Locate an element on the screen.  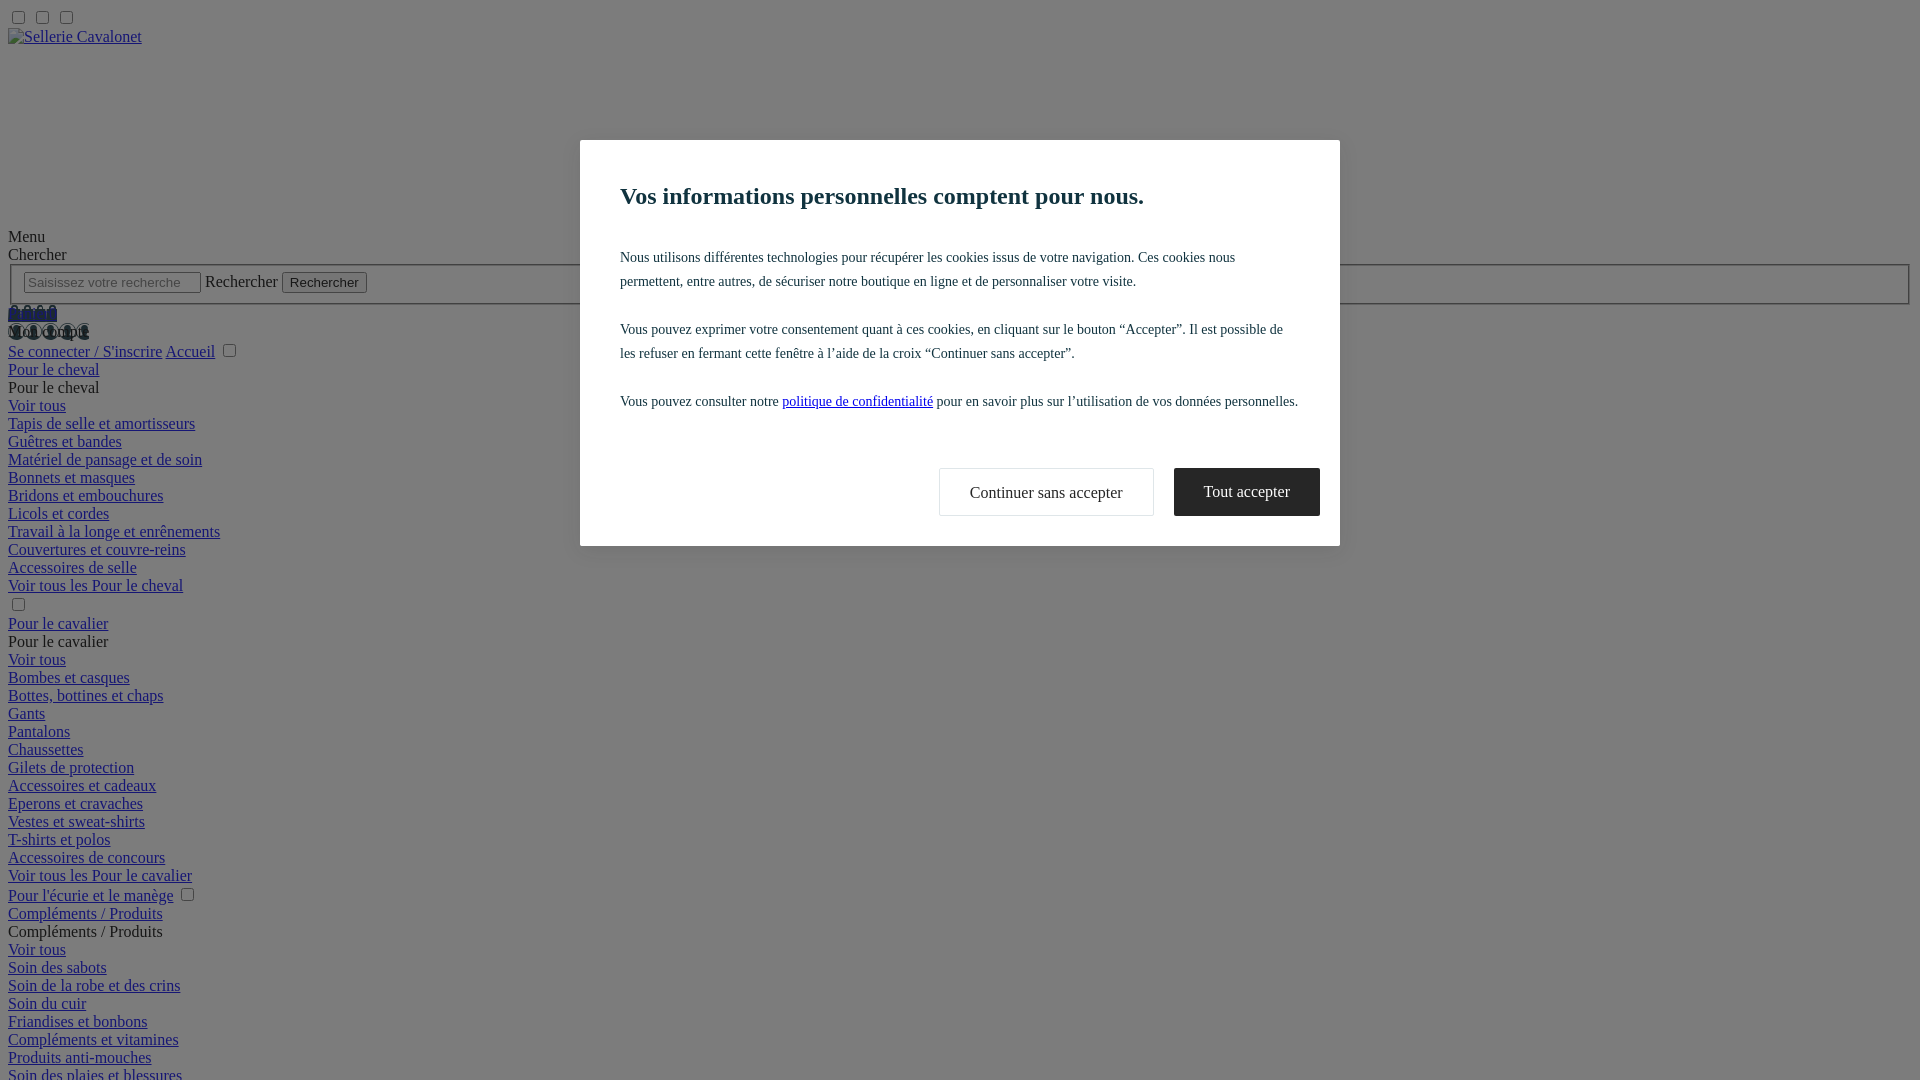
'Eperons et cravaches' is located at coordinates (8, 802).